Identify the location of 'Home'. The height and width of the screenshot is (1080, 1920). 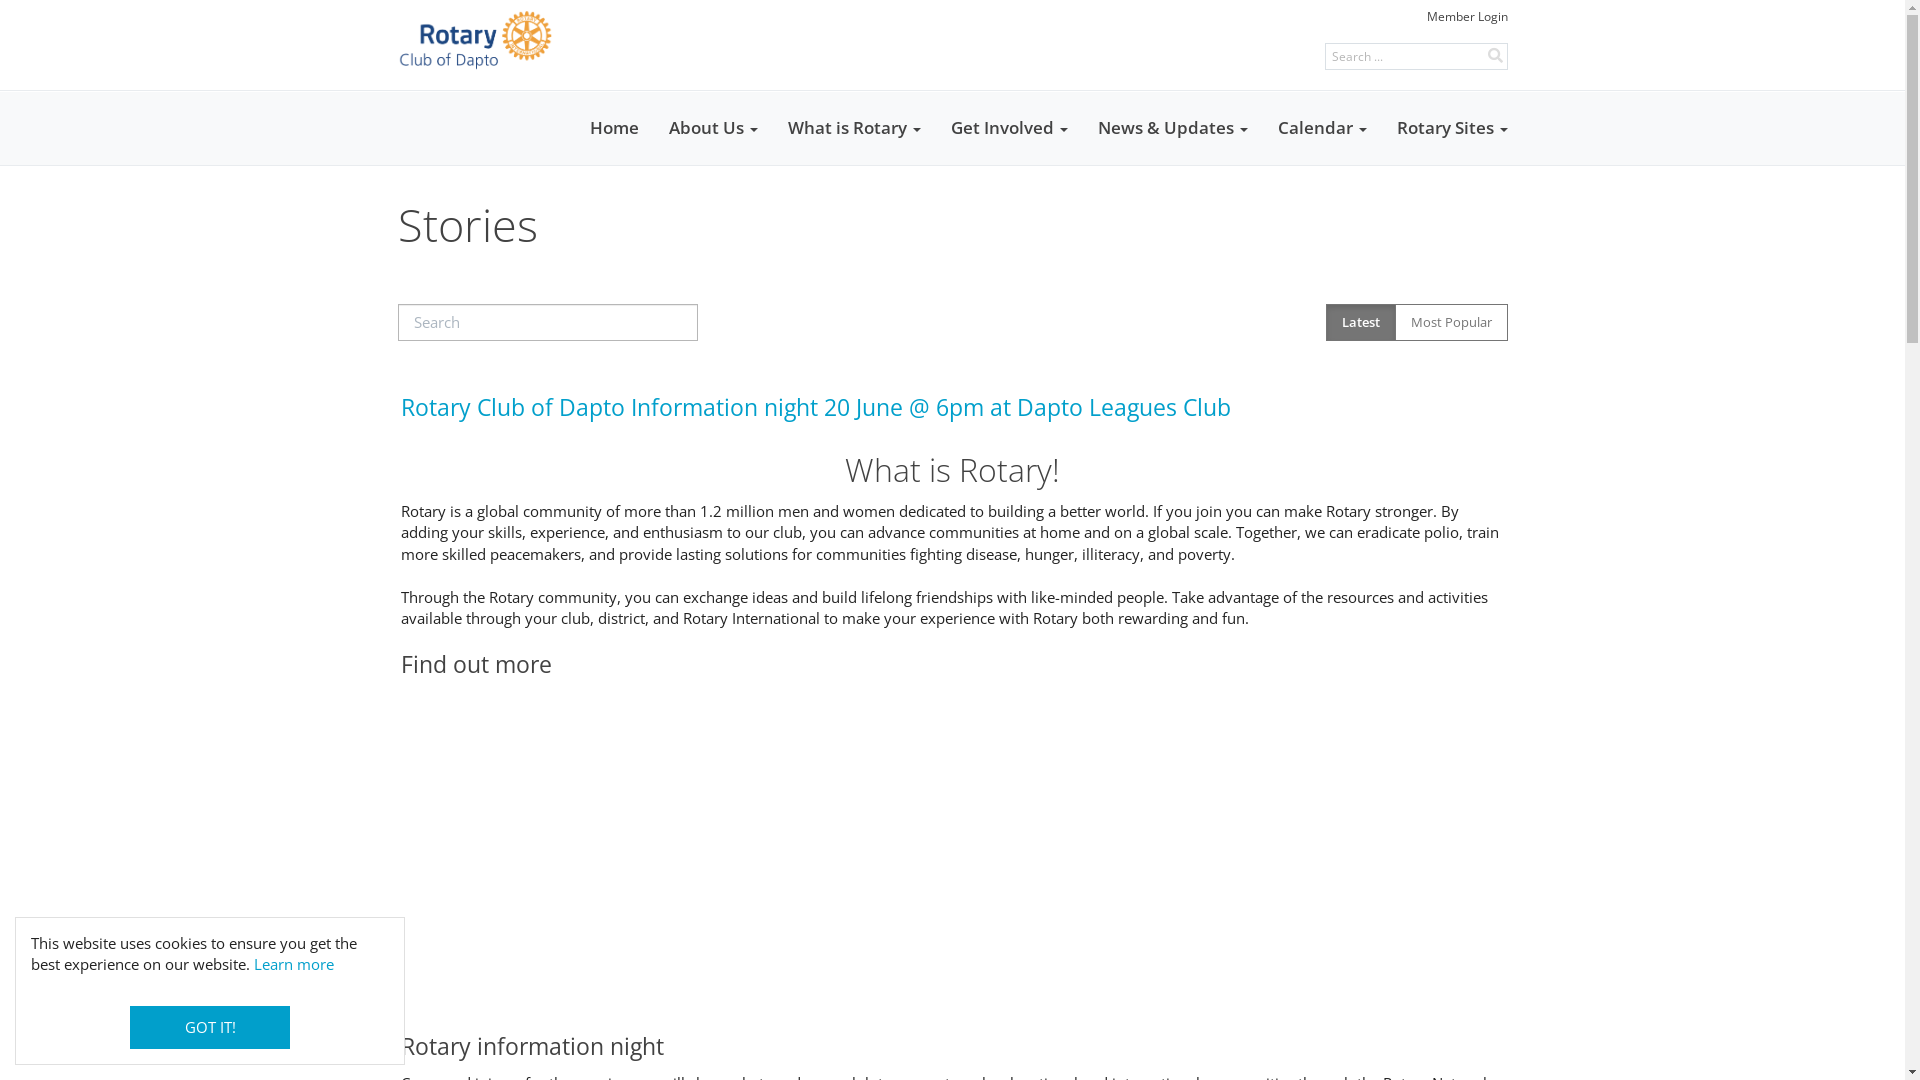
(612, 127).